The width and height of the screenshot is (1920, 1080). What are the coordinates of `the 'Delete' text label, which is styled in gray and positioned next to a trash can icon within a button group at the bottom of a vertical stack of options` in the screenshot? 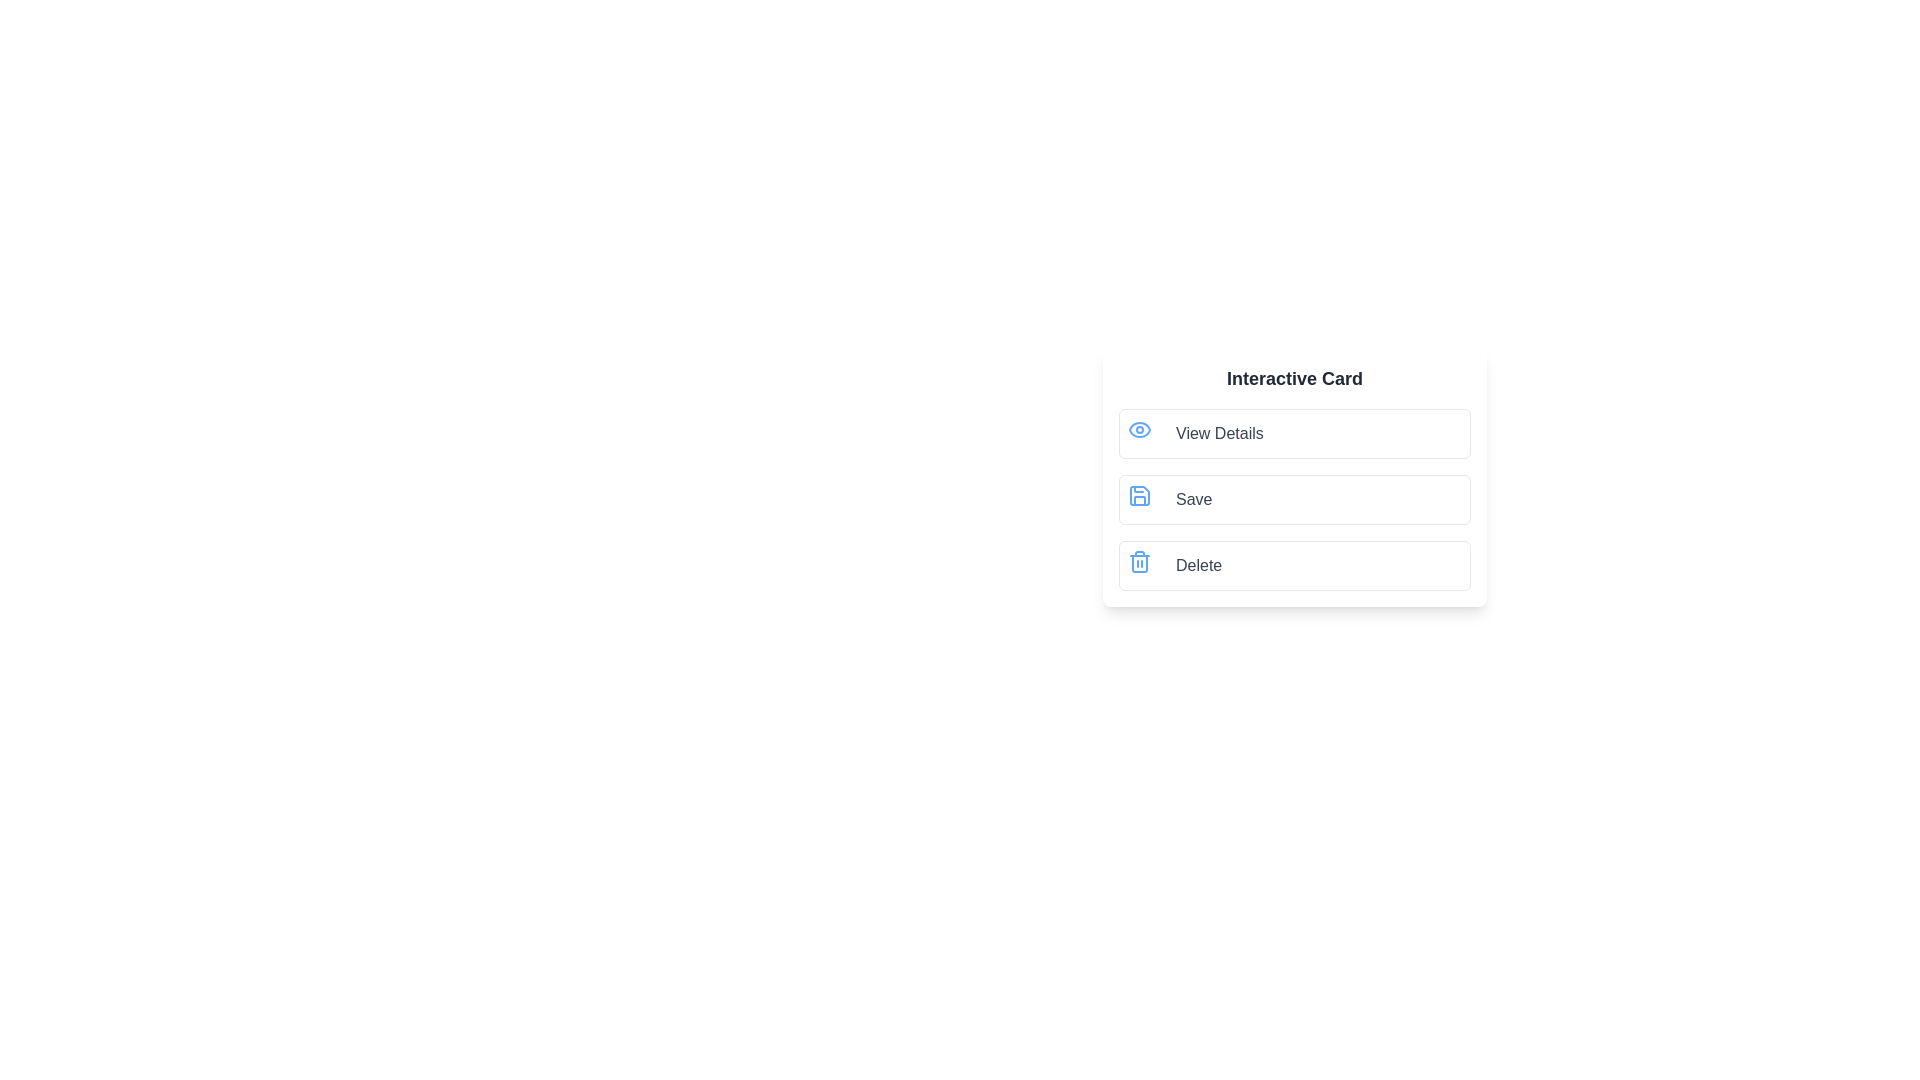 It's located at (1199, 566).